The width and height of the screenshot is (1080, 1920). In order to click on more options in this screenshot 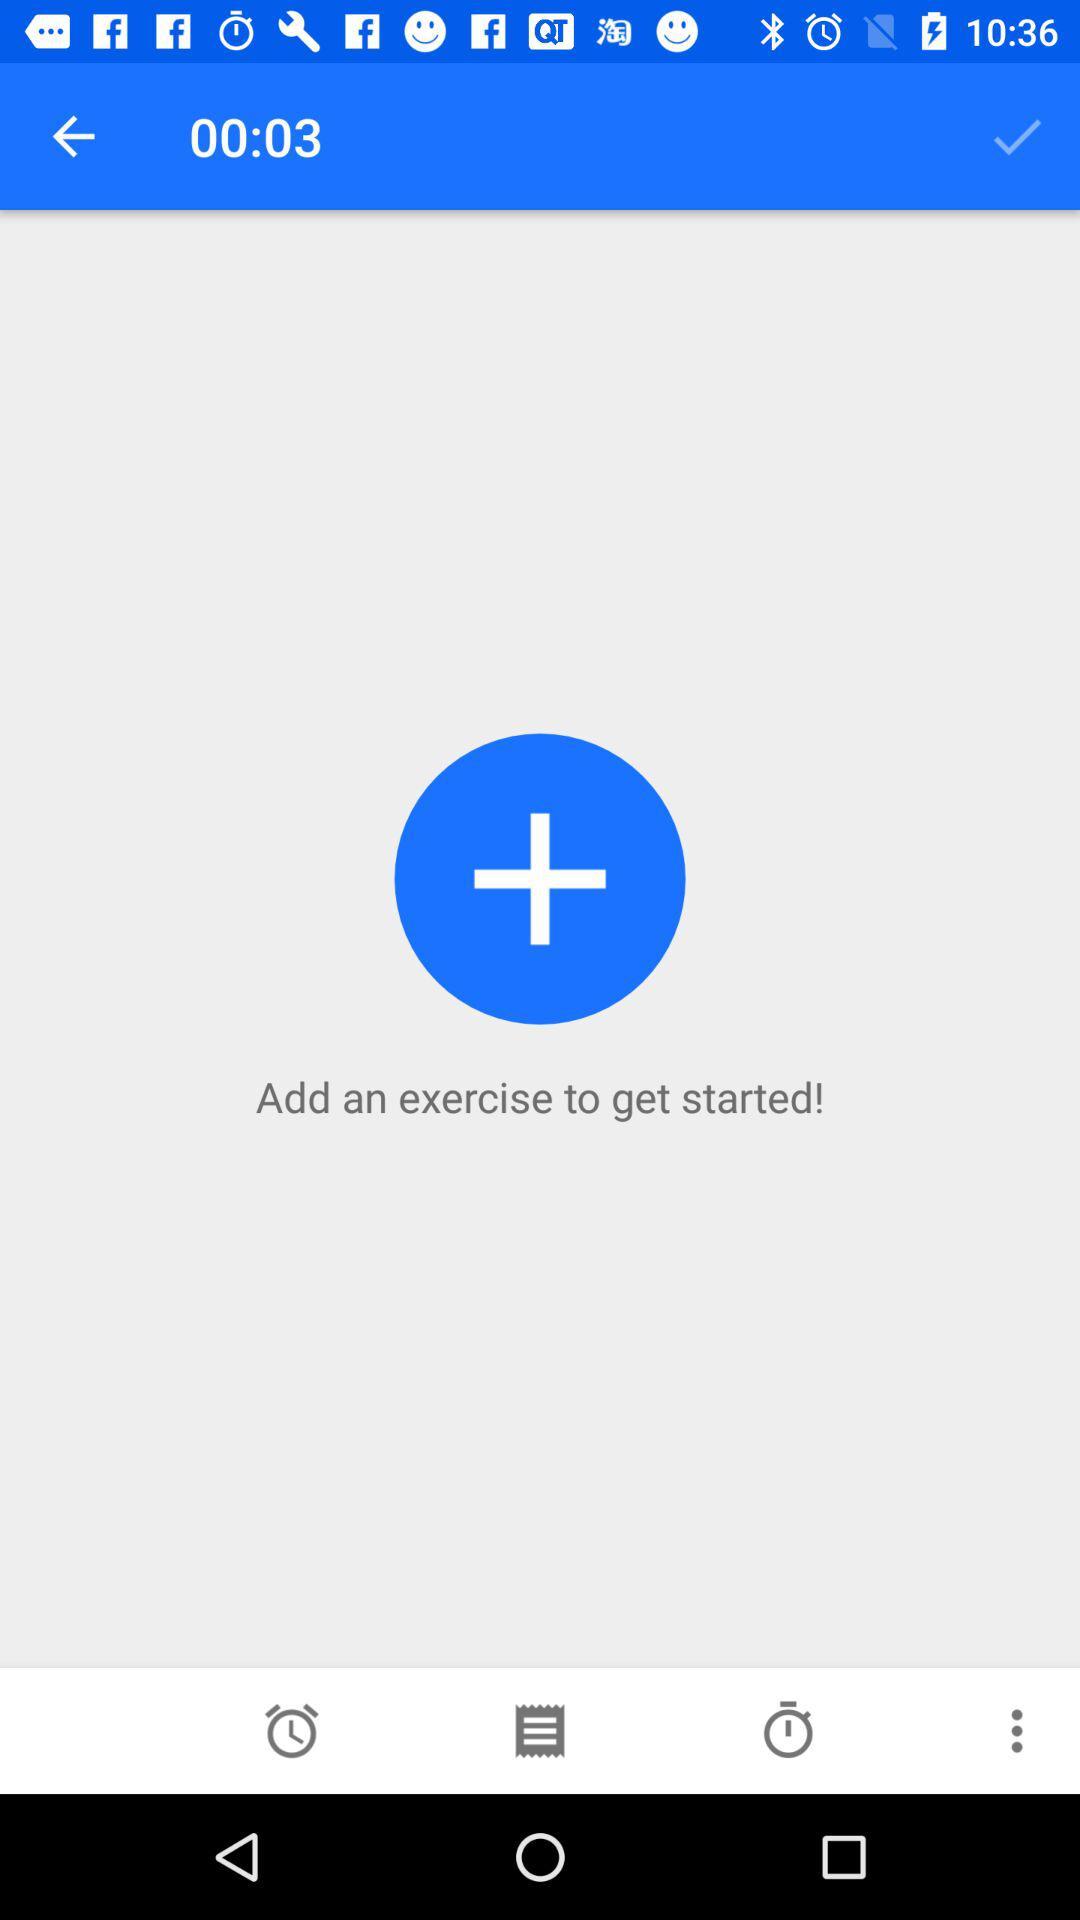, I will do `click(1017, 1730)`.